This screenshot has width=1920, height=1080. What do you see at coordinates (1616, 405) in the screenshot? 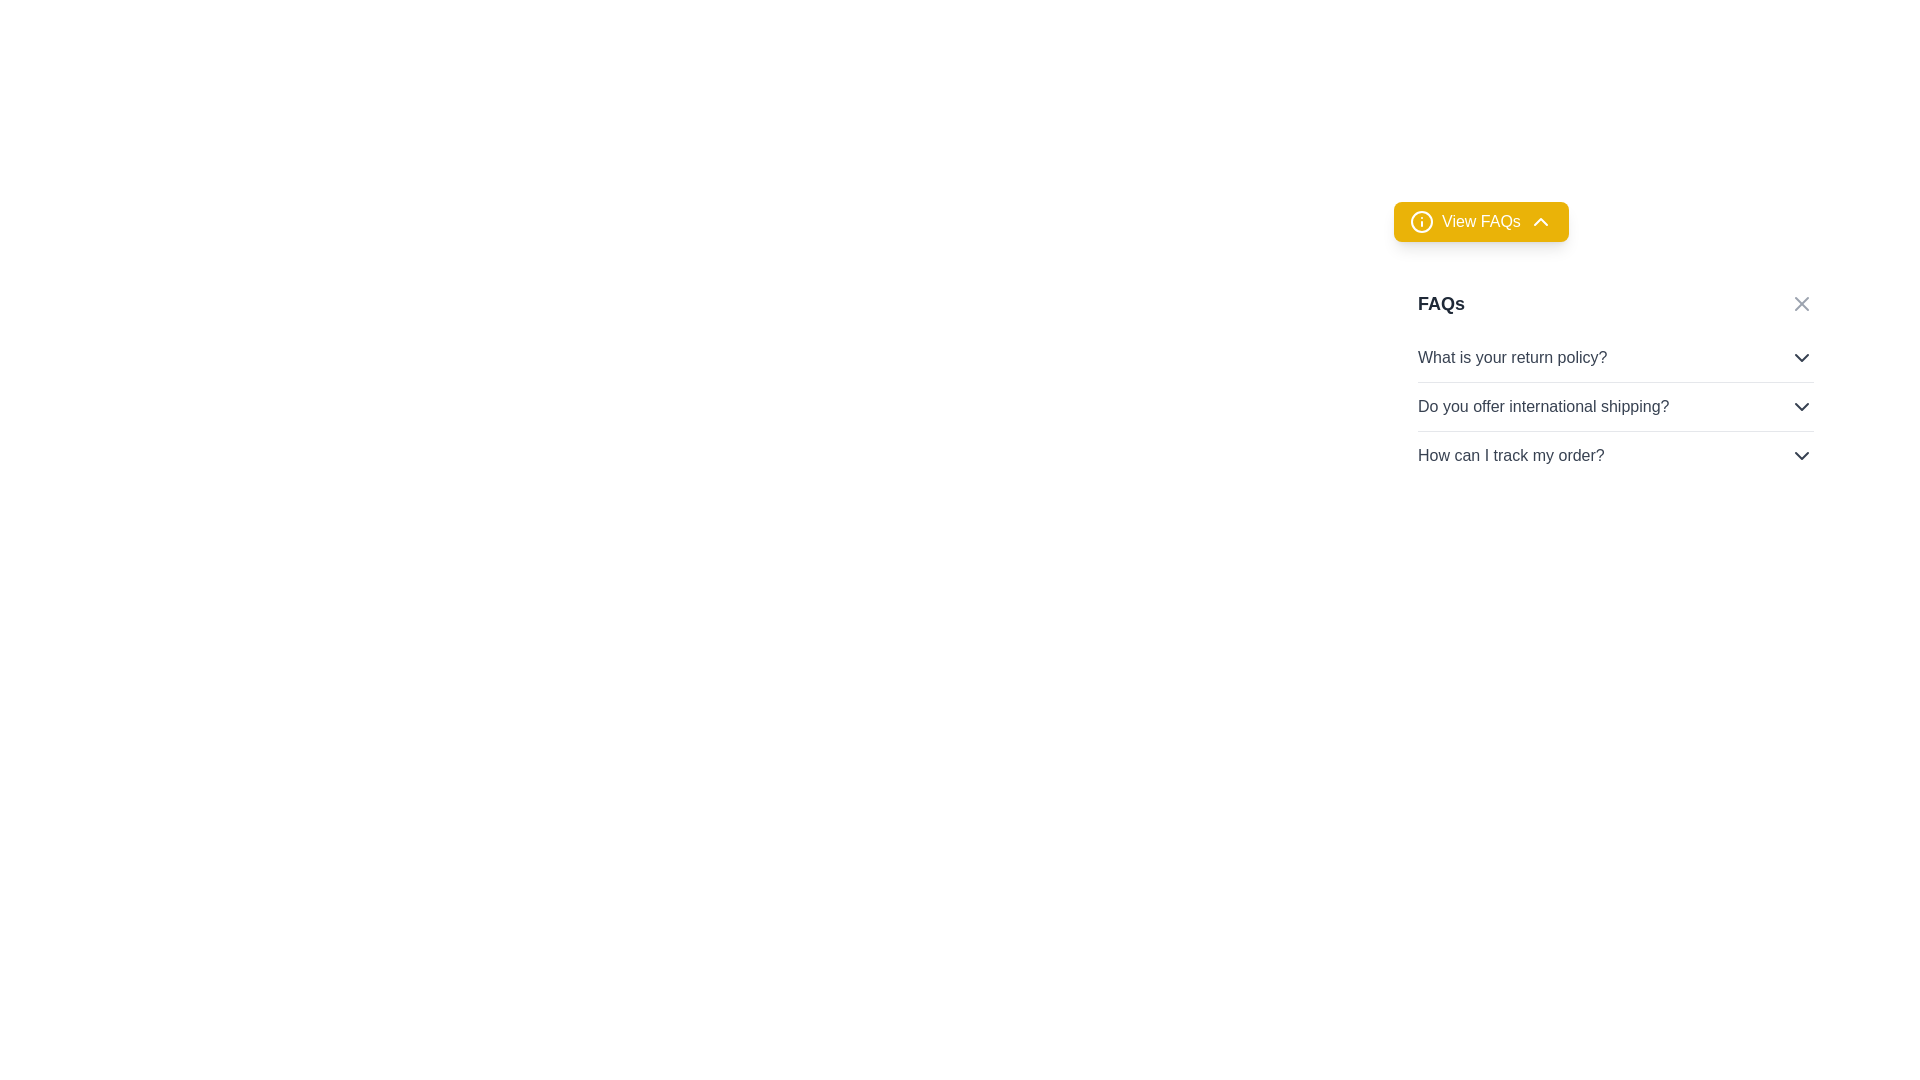
I see `the Dropdown trigger for the FAQ item located between 'What is your return policy?' and 'How can I track my order?'` at bounding box center [1616, 405].